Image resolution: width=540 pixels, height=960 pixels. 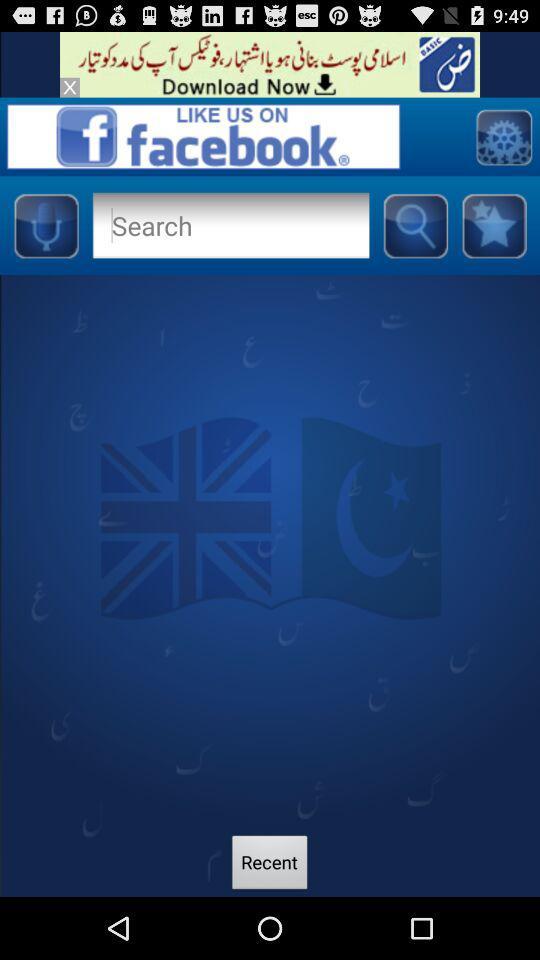 I want to click on search, so click(x=414, y=225).